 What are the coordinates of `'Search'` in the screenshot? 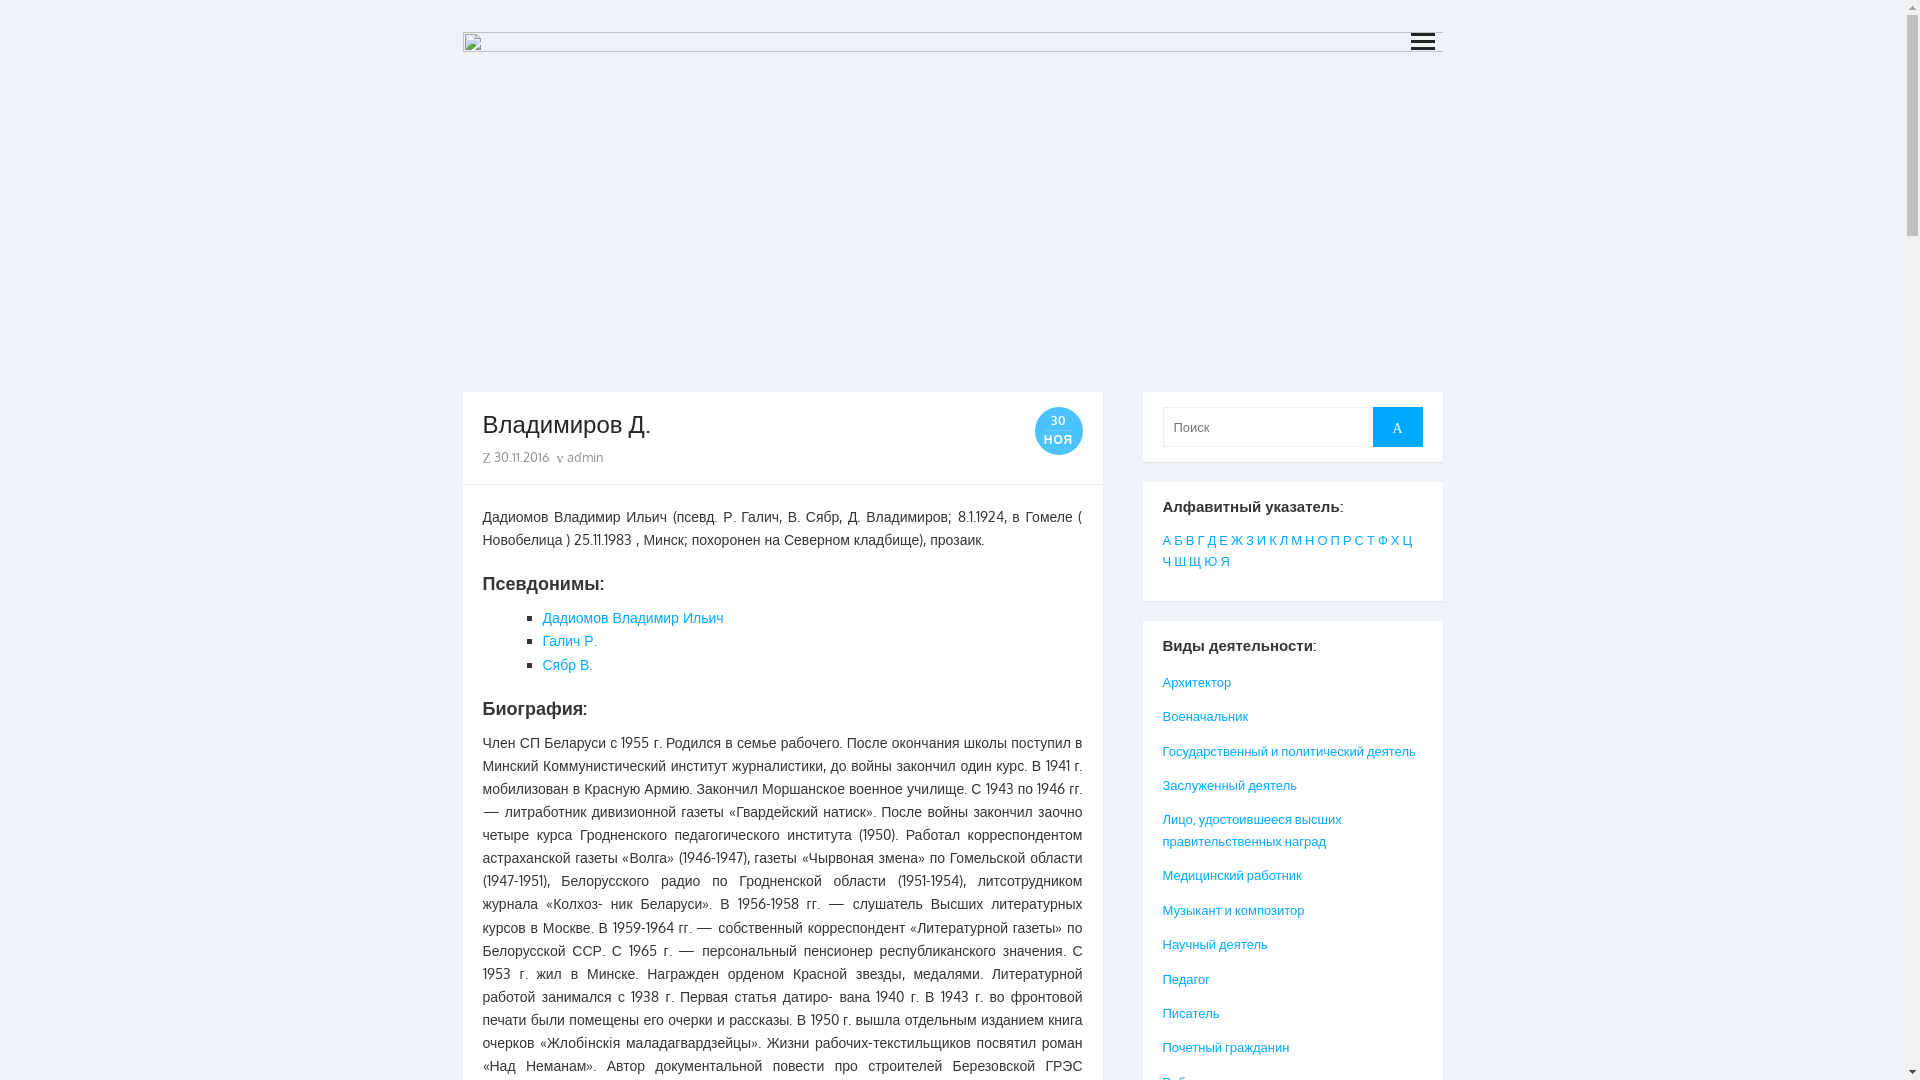 It's located at (1395, 426).